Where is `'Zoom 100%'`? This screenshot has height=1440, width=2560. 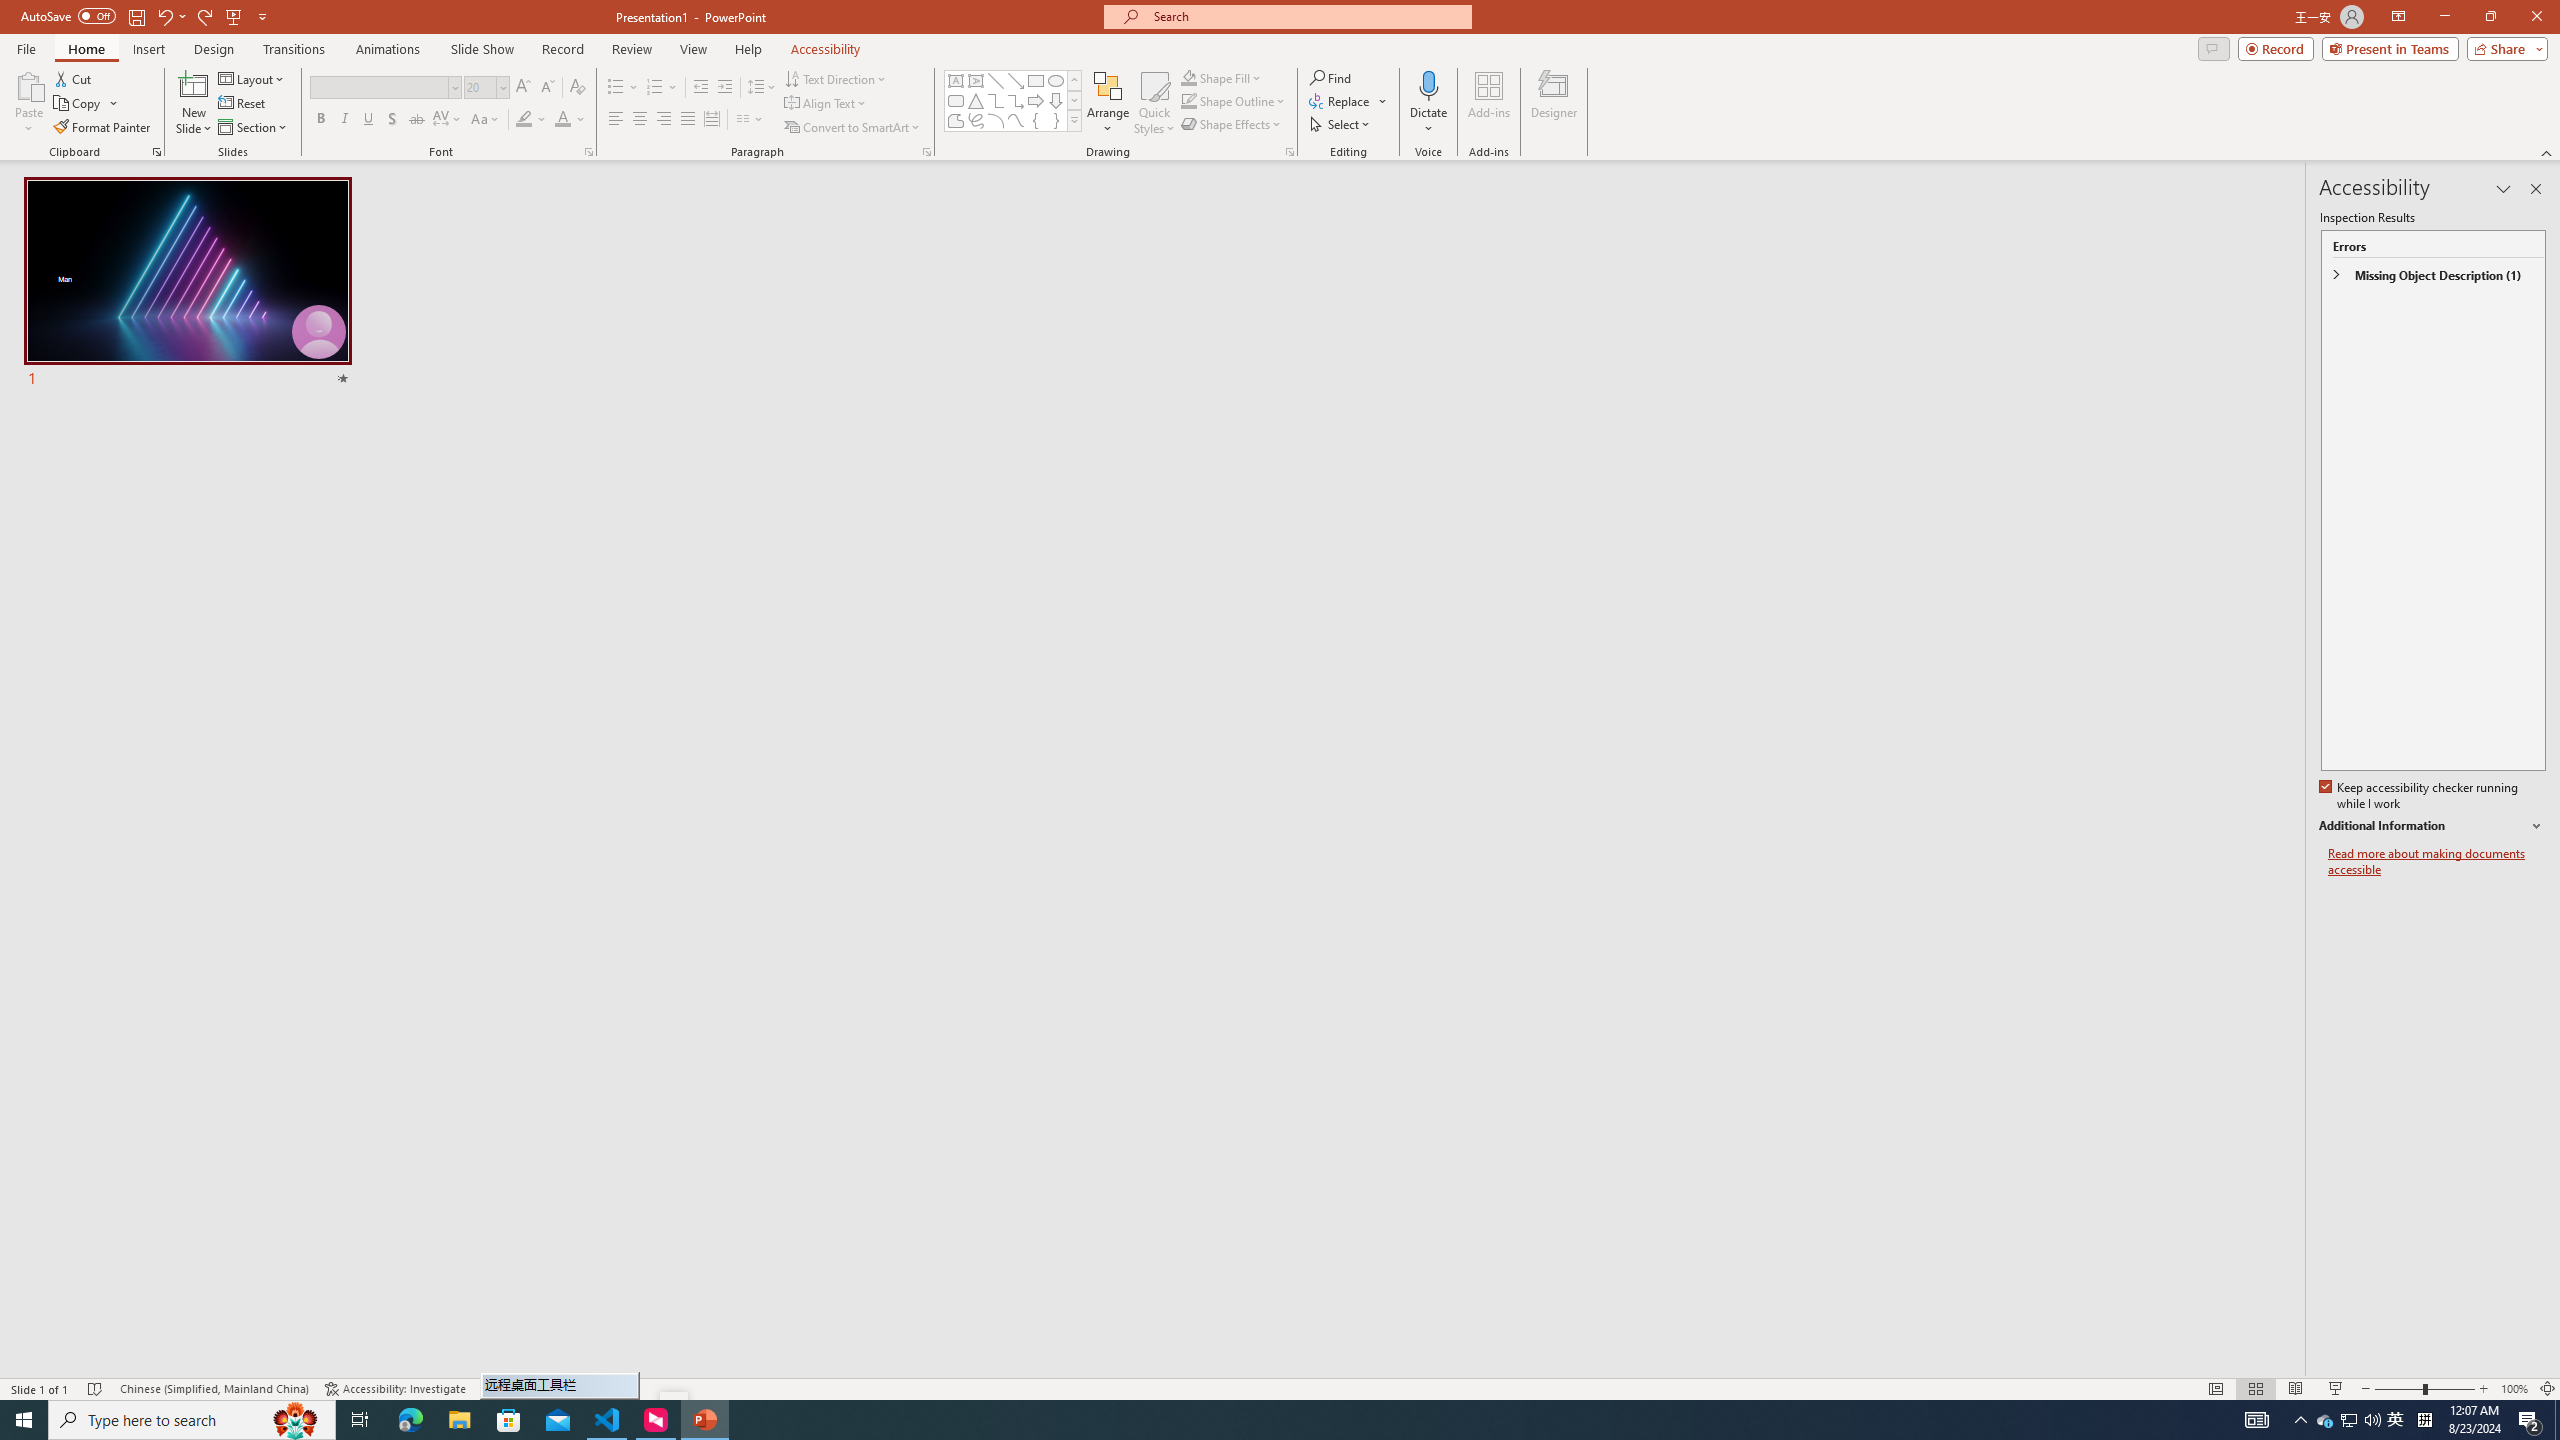
'Zoom 100%' is located at coordinates (2515, 1389).